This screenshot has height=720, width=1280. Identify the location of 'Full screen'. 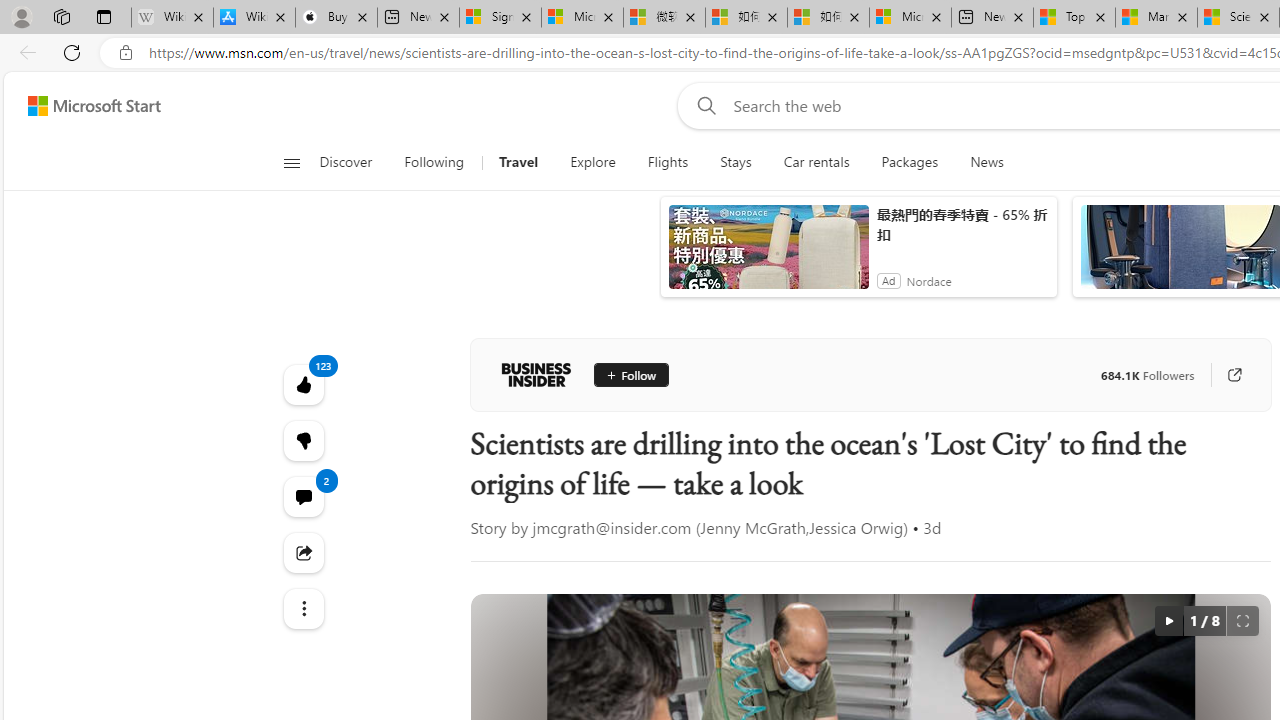
(1241, 620).